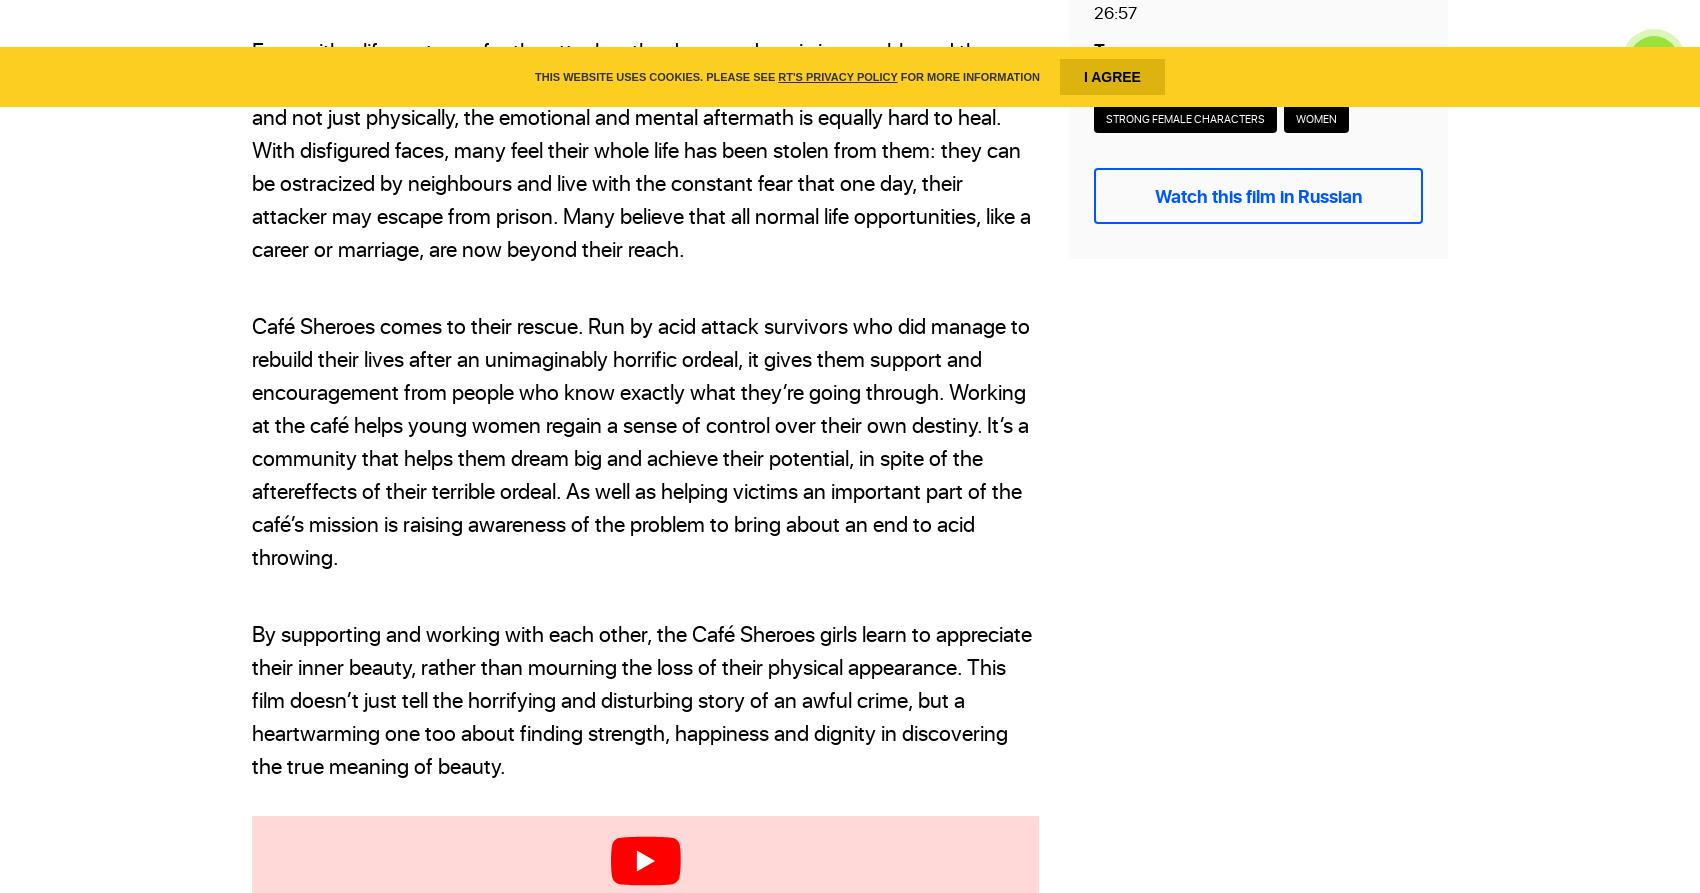  Describe the element at coordinates (1113, 48) in the screenshot. I see `'Tags'` at that location.